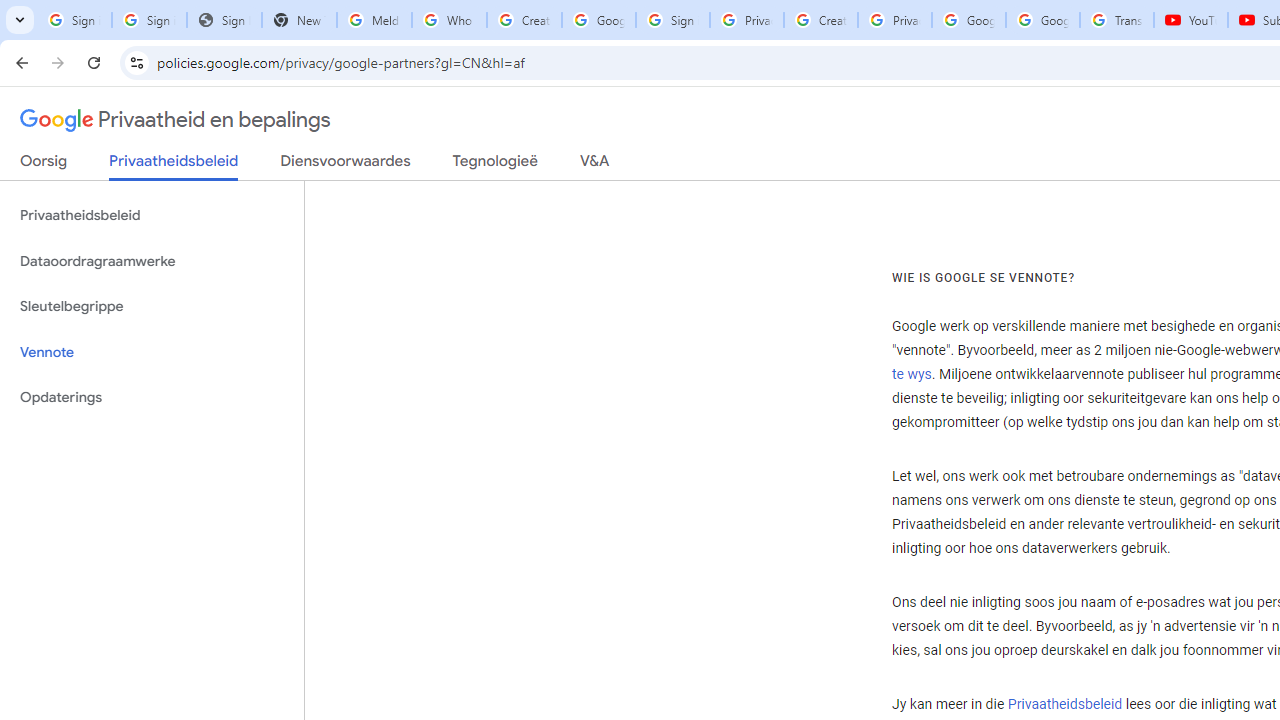 This screenshot has width=1280, height=720. What do you see at coordinates (593, 164) in the screenshot?
I see `'V&A'` at bounding box center [593, 164].